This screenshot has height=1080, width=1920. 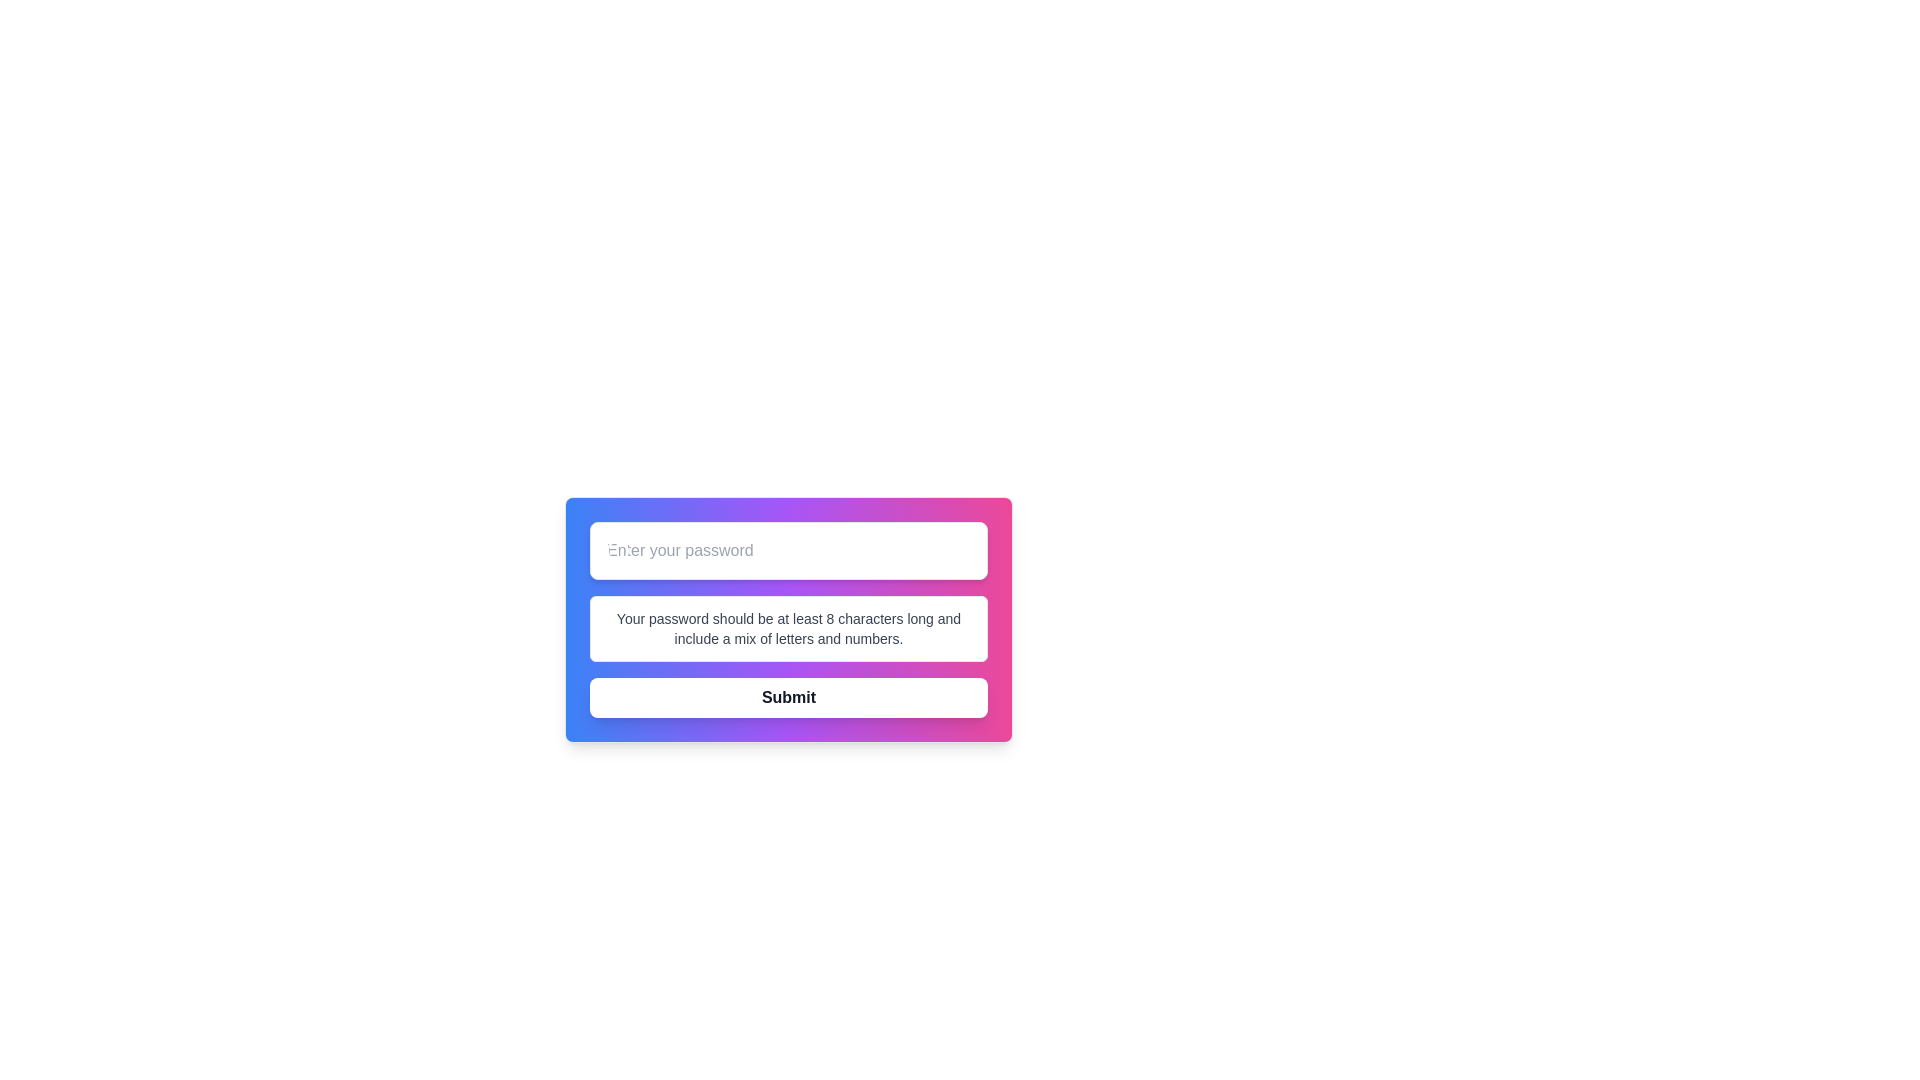 What do you see at coordinates (617, 551) in the screenshot?
I see `the information icon located to the left of the password input field` at bounding box center [617, 551].